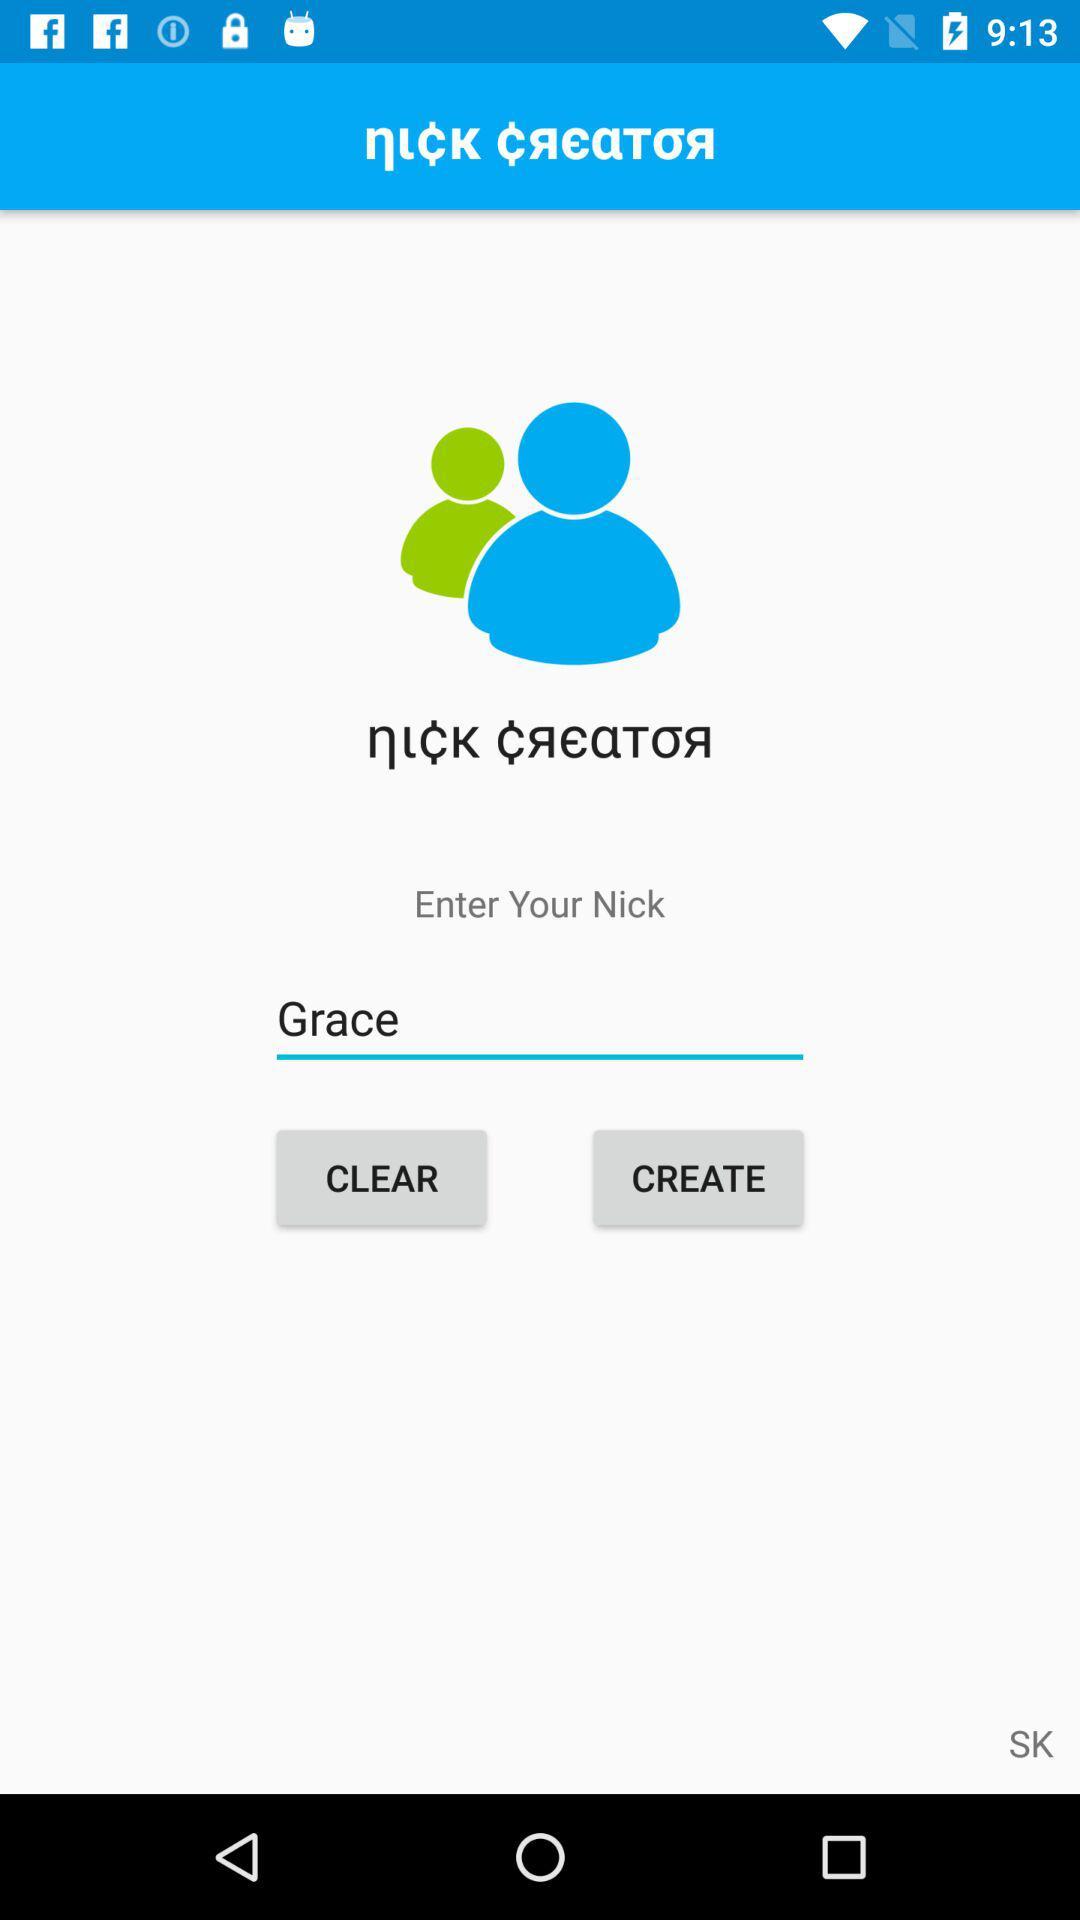  Describe the element at coordinates (1031, 1741) in the screenshot. I see `the sk item` at that location.